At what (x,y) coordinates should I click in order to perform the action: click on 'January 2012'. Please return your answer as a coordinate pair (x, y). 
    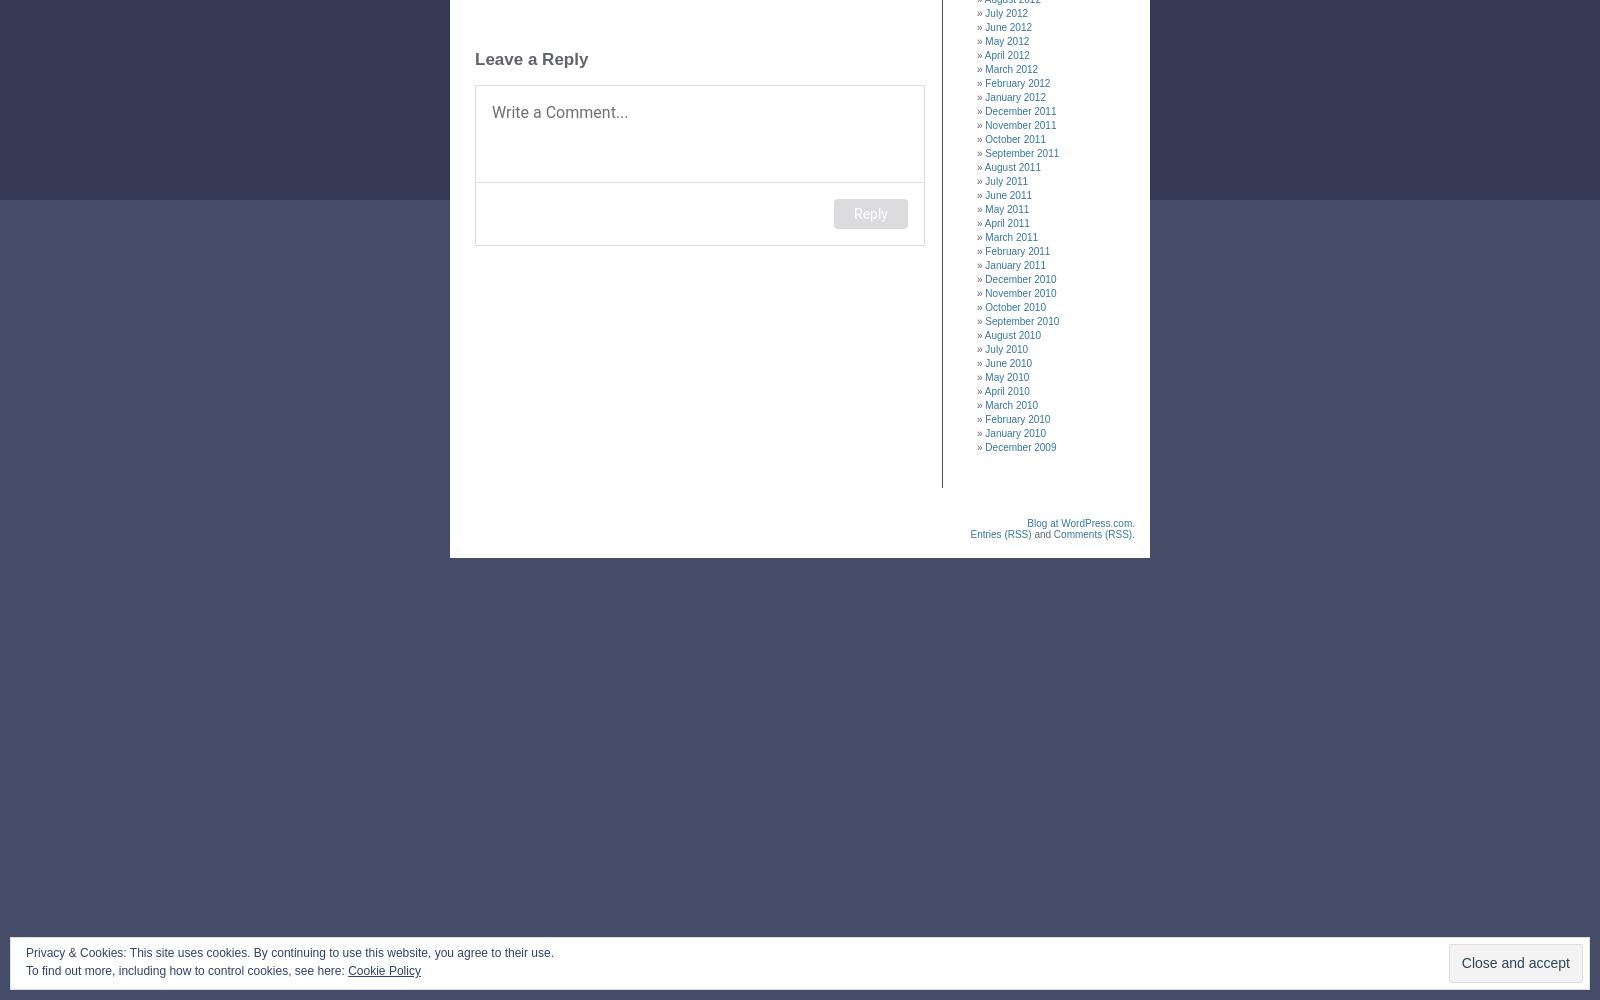
    Looking at the image, I should click on (1015, 96).